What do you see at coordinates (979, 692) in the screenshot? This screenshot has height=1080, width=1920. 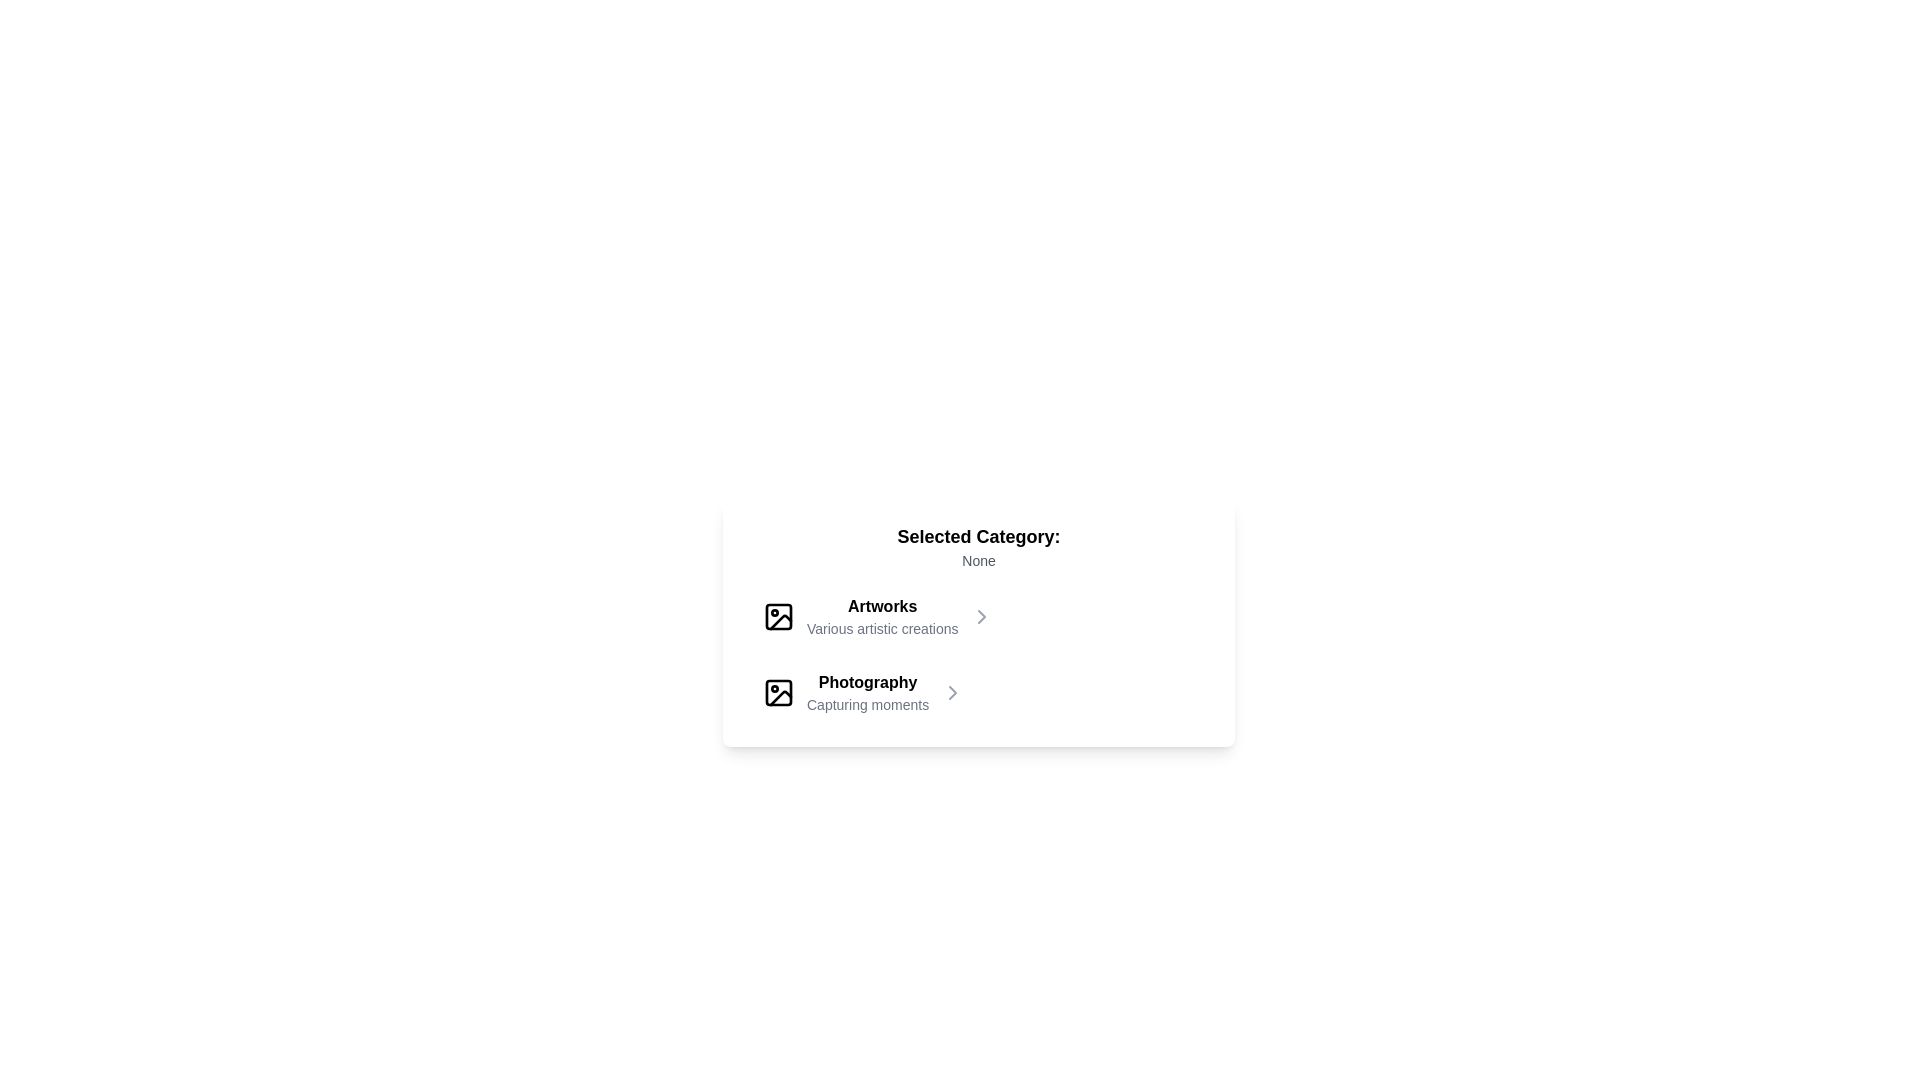 I see `the 'Photography' category button, which is the second item in a vertically stacked list of categories` at bounding box center [979, 692].